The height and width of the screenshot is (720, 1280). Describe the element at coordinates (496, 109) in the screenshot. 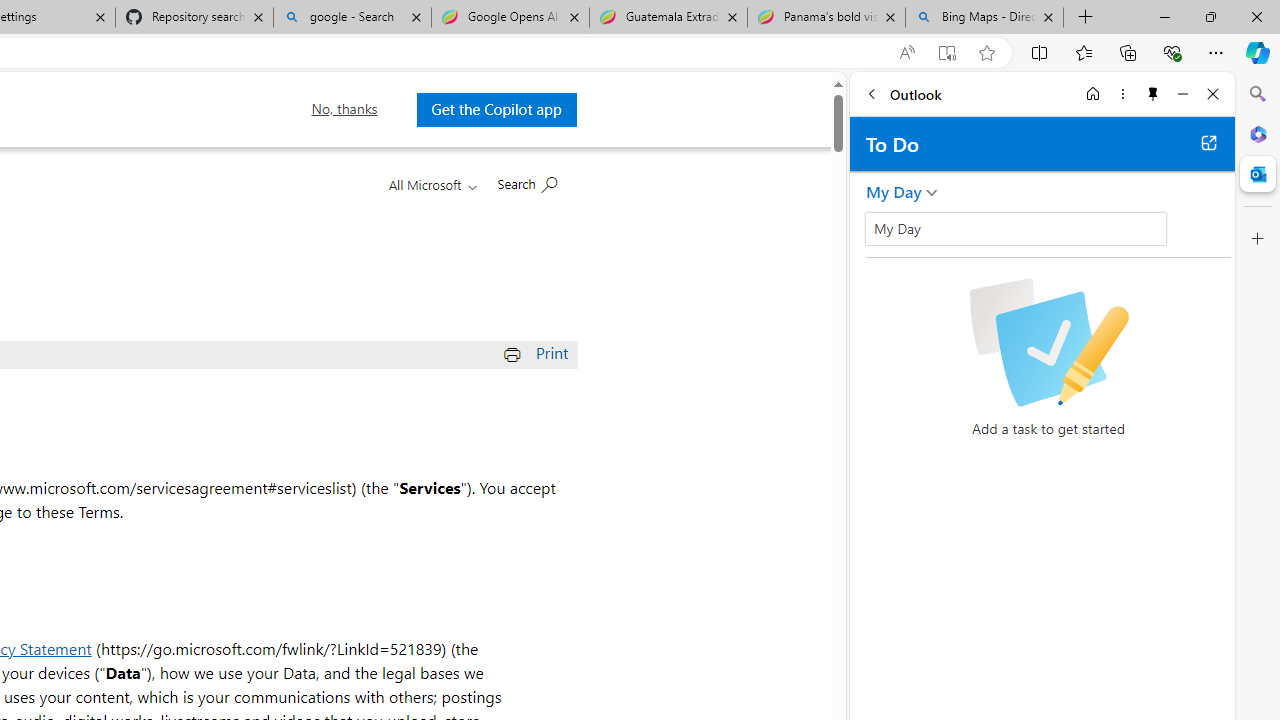

I see `'Get the Copilot app '` at that location.